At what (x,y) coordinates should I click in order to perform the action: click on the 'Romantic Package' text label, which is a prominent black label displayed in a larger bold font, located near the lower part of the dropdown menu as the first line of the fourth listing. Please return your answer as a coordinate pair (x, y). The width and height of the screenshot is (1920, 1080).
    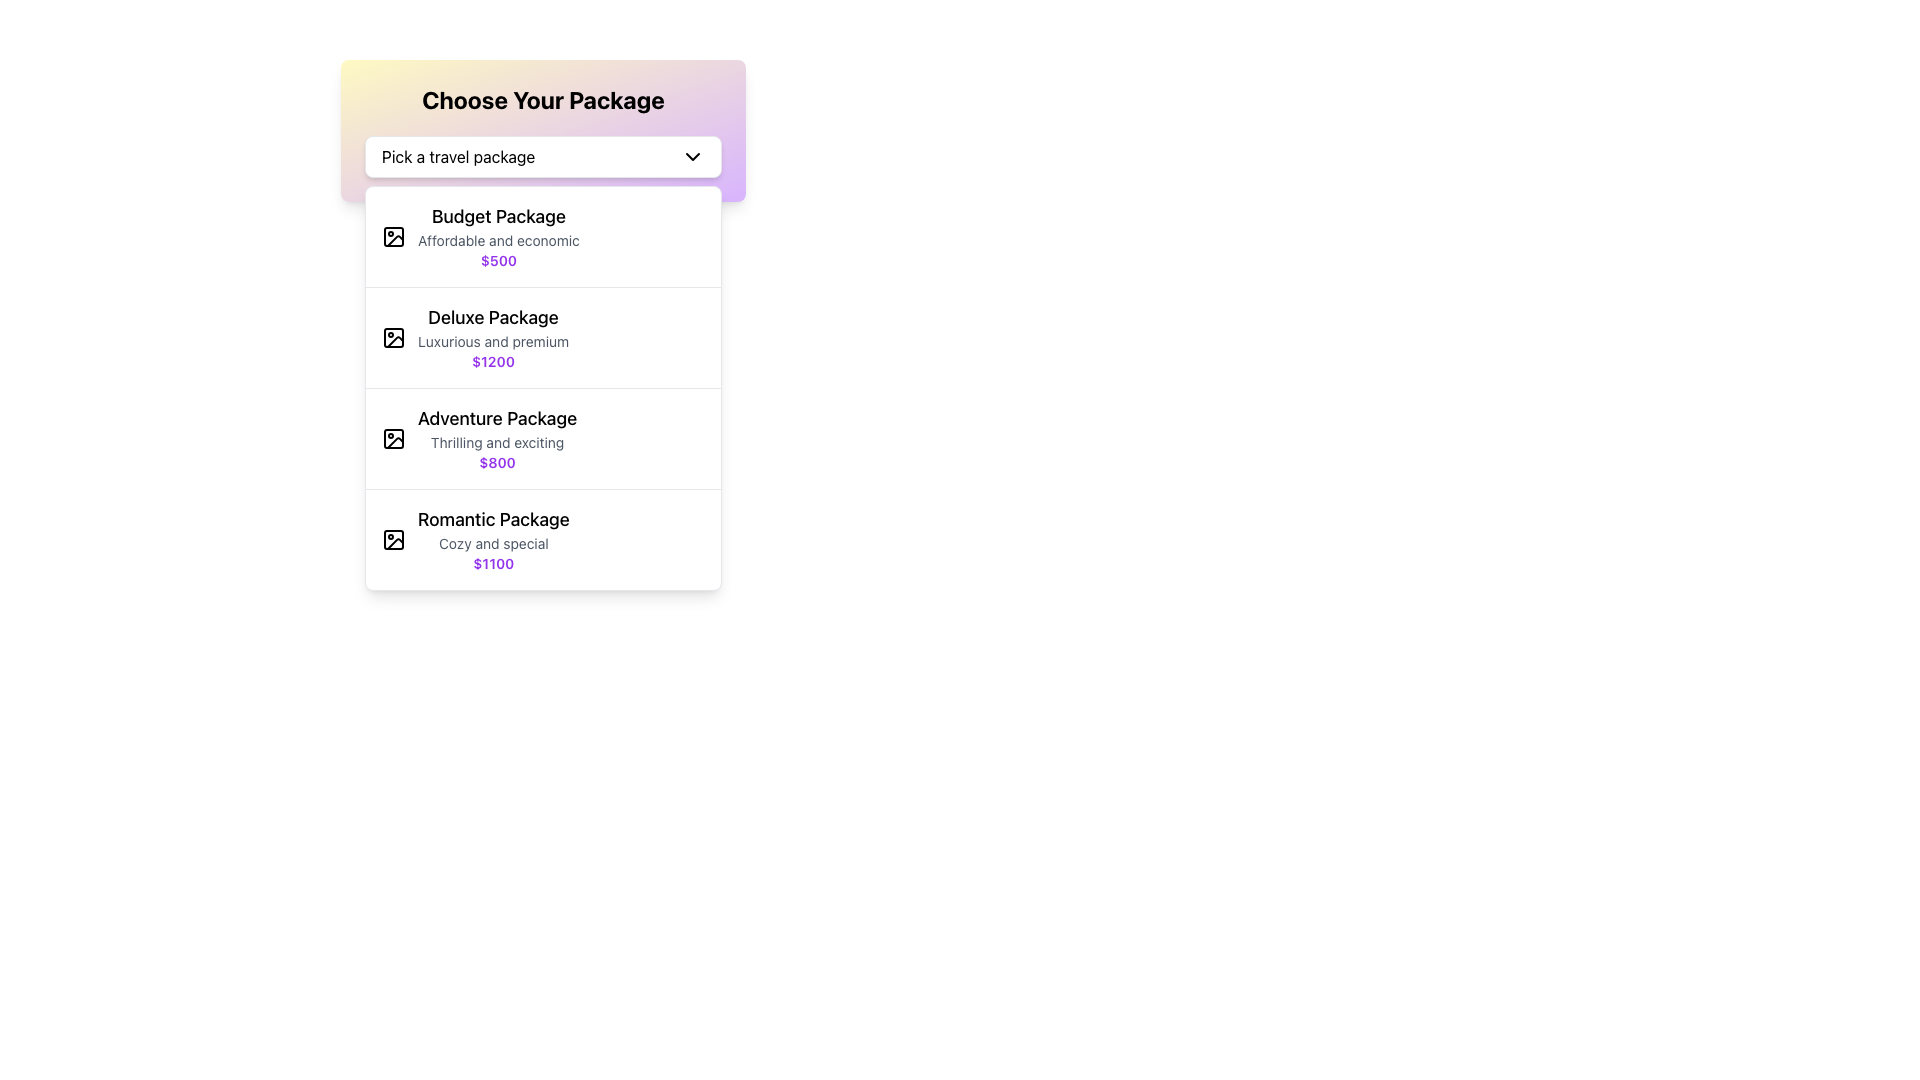
    Looking at the image, I should click on (493, 519).